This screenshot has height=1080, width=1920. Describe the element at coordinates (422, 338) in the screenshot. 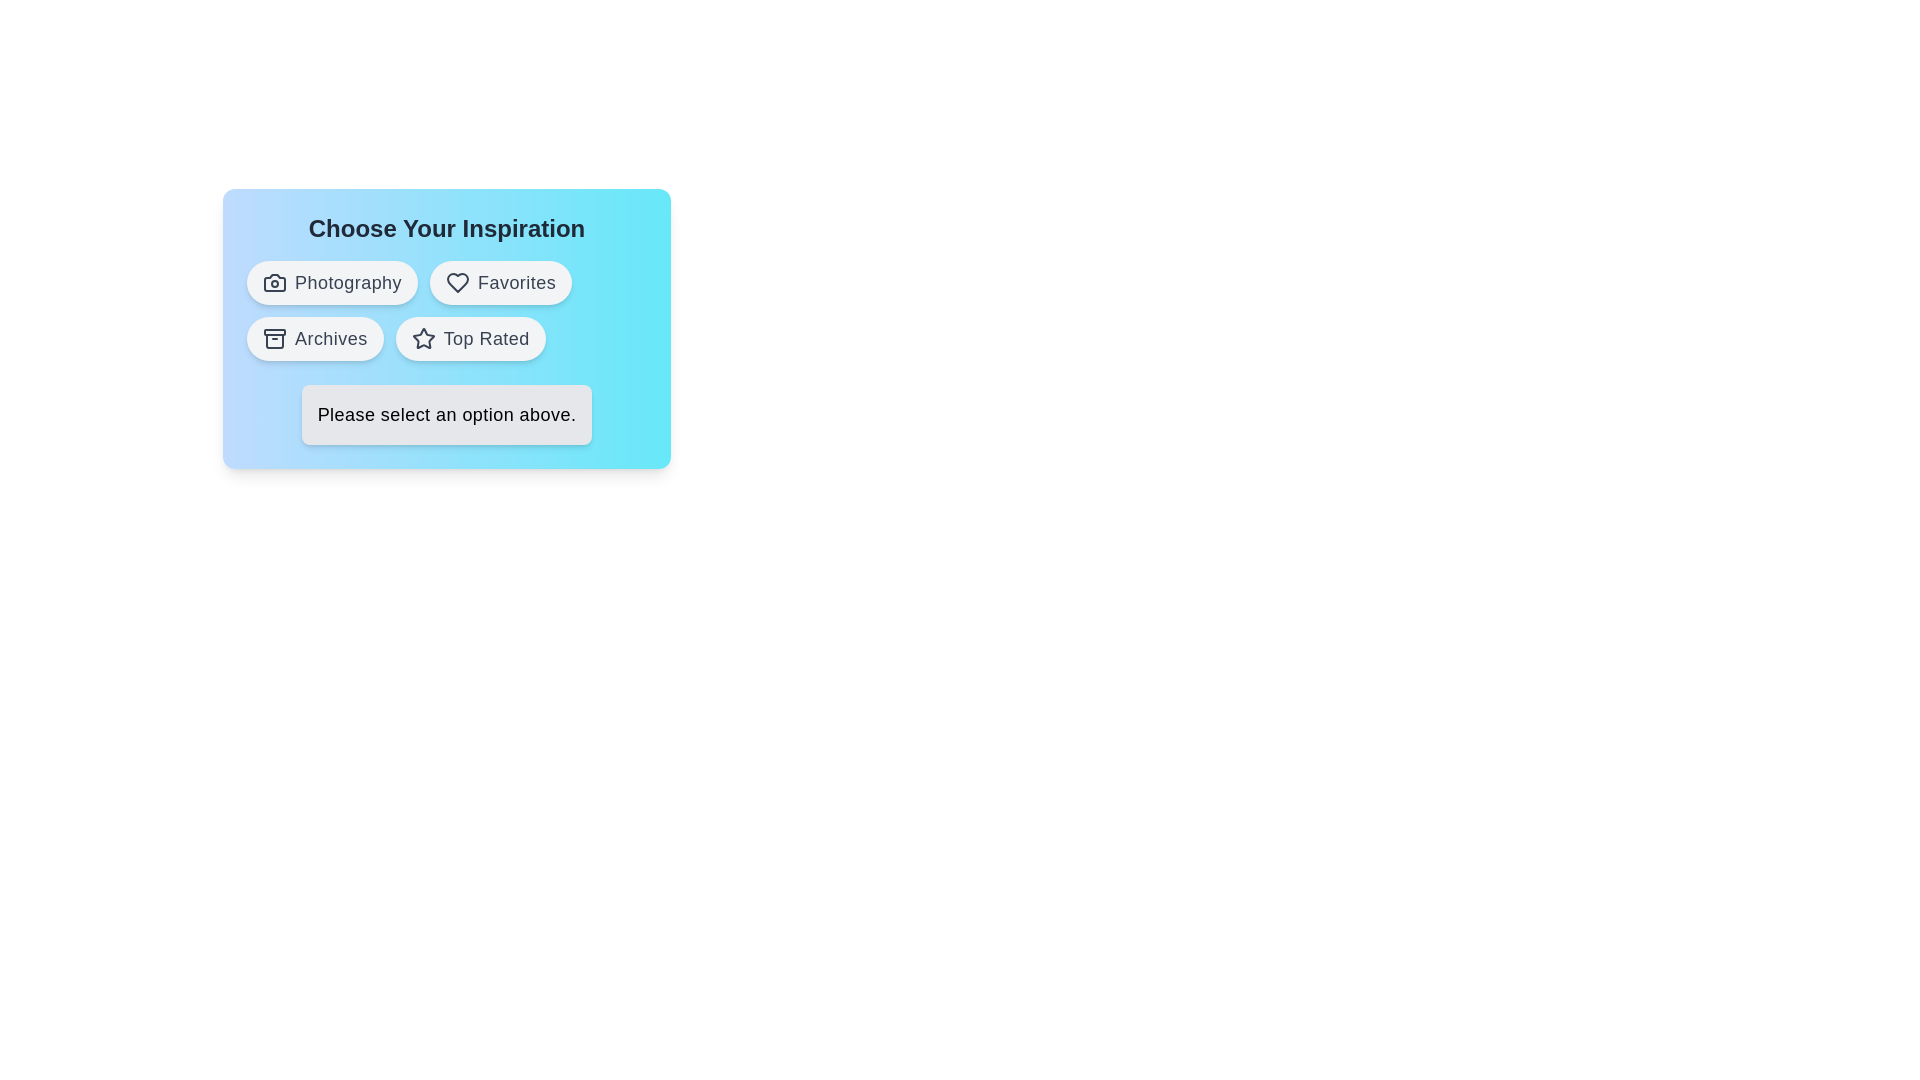

I see `the star-shaped icon located to the left of the 'Top Rated' button, which is styled with a modern outlined design and positioned in the right section of the interface` at that location.